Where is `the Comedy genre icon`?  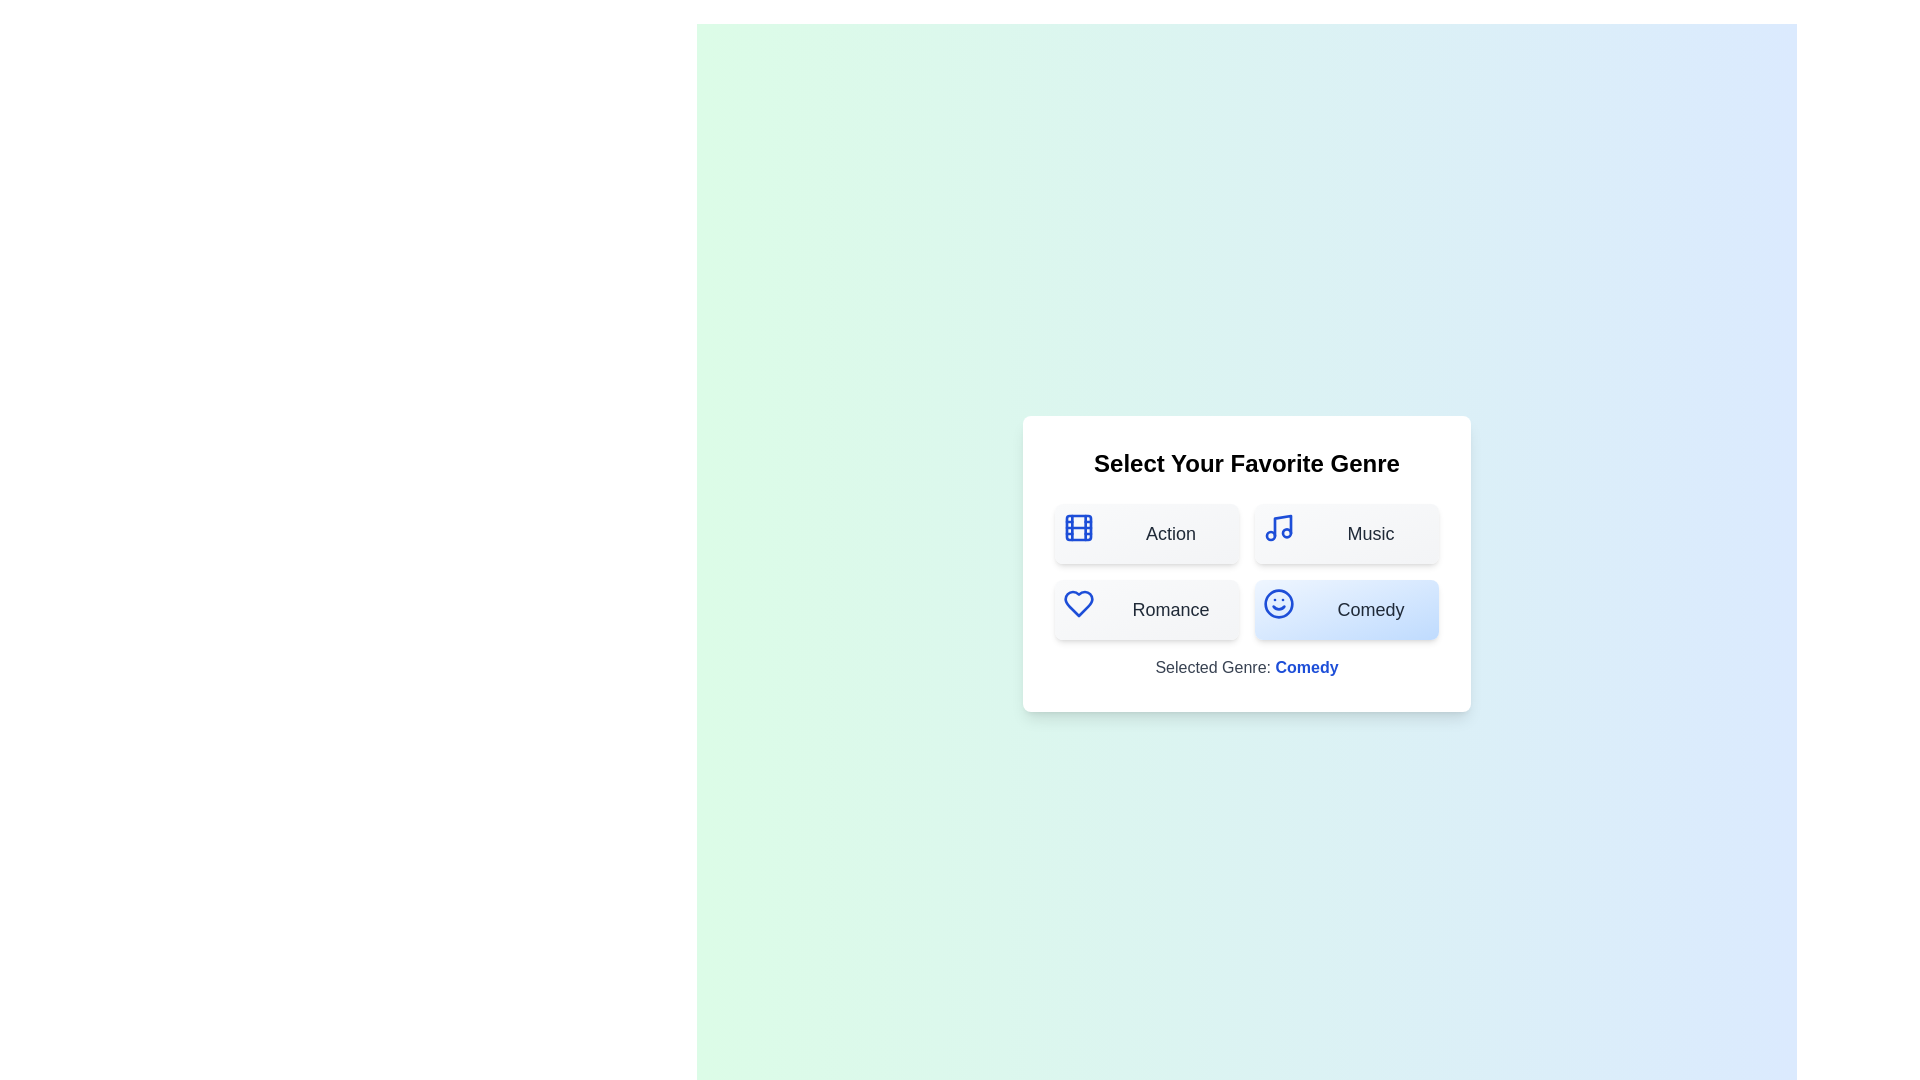 the Comedy genre icon is located at coordinates (1277, 603).